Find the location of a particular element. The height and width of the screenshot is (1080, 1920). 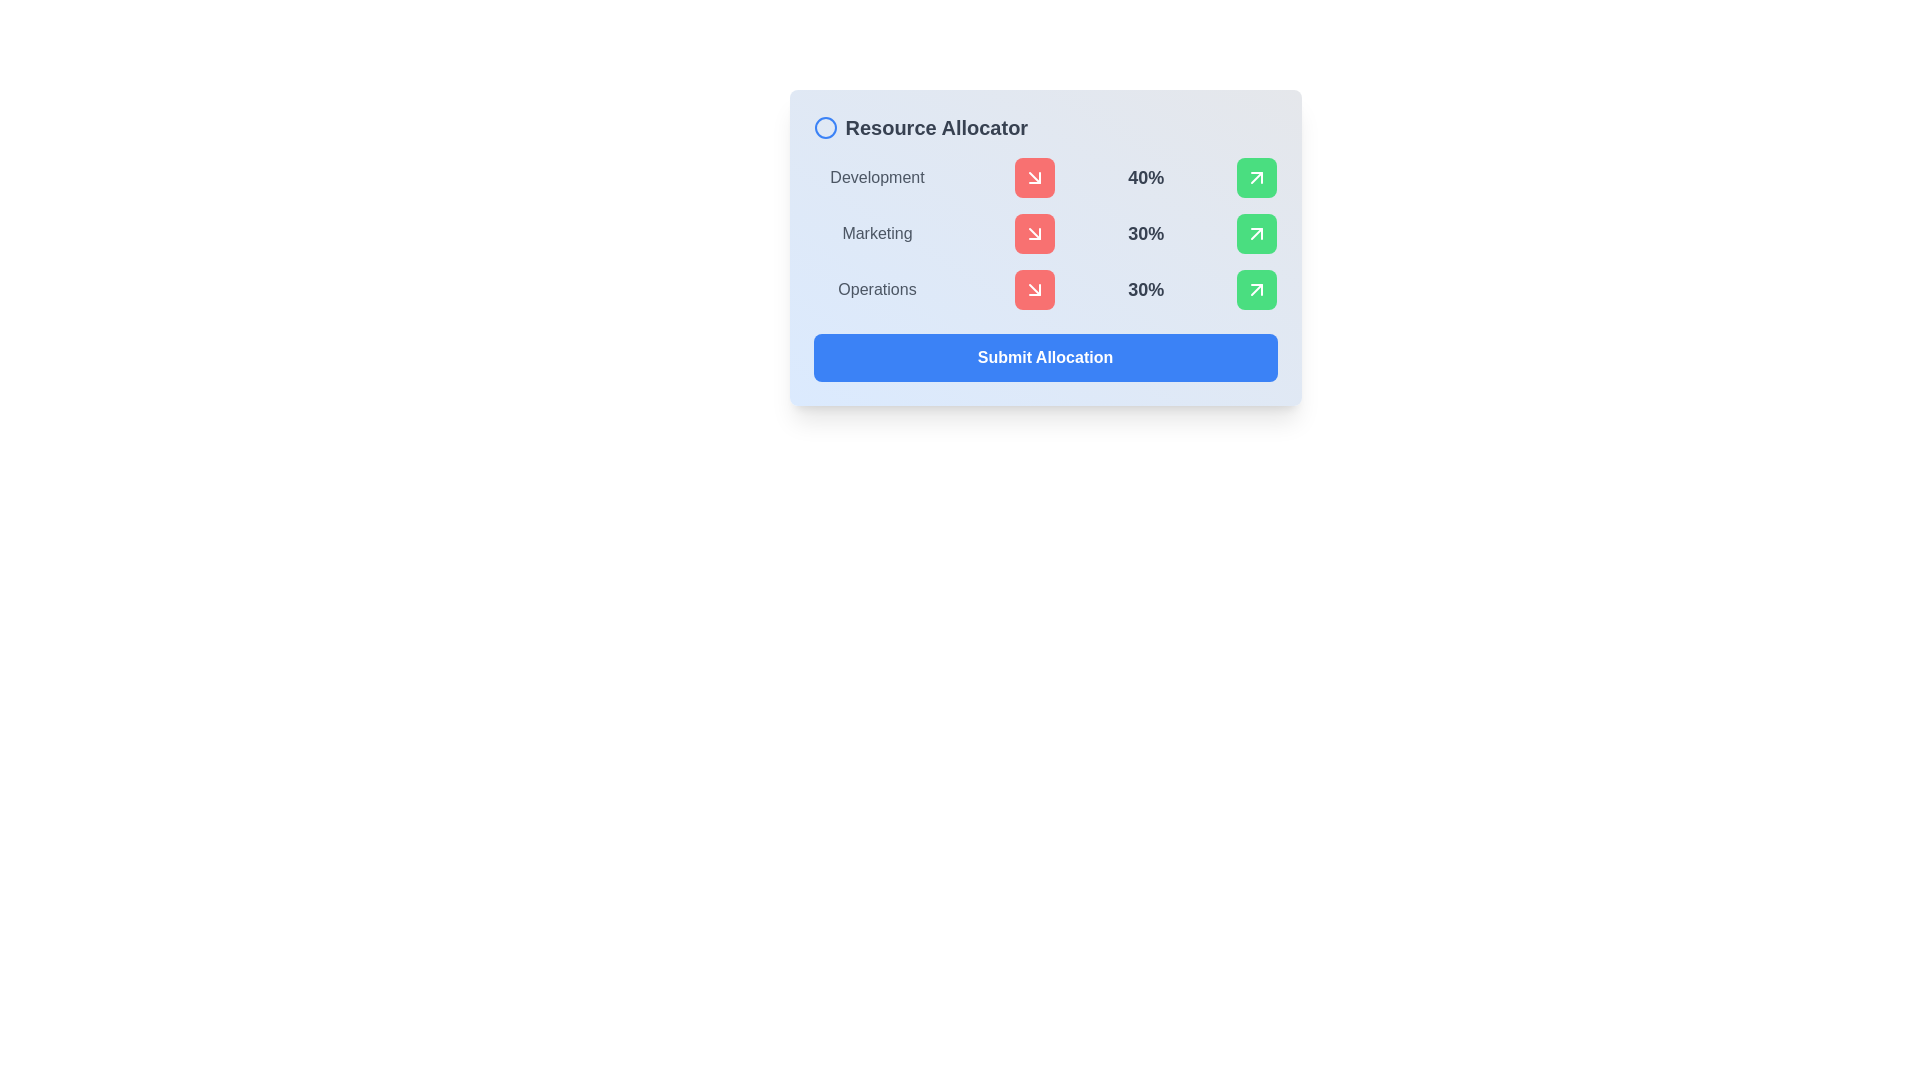

the button located to the right of the 'Development' label and to the left of the '40%' percentage text for accessibility navigation is located at coordinates (1034, 176).